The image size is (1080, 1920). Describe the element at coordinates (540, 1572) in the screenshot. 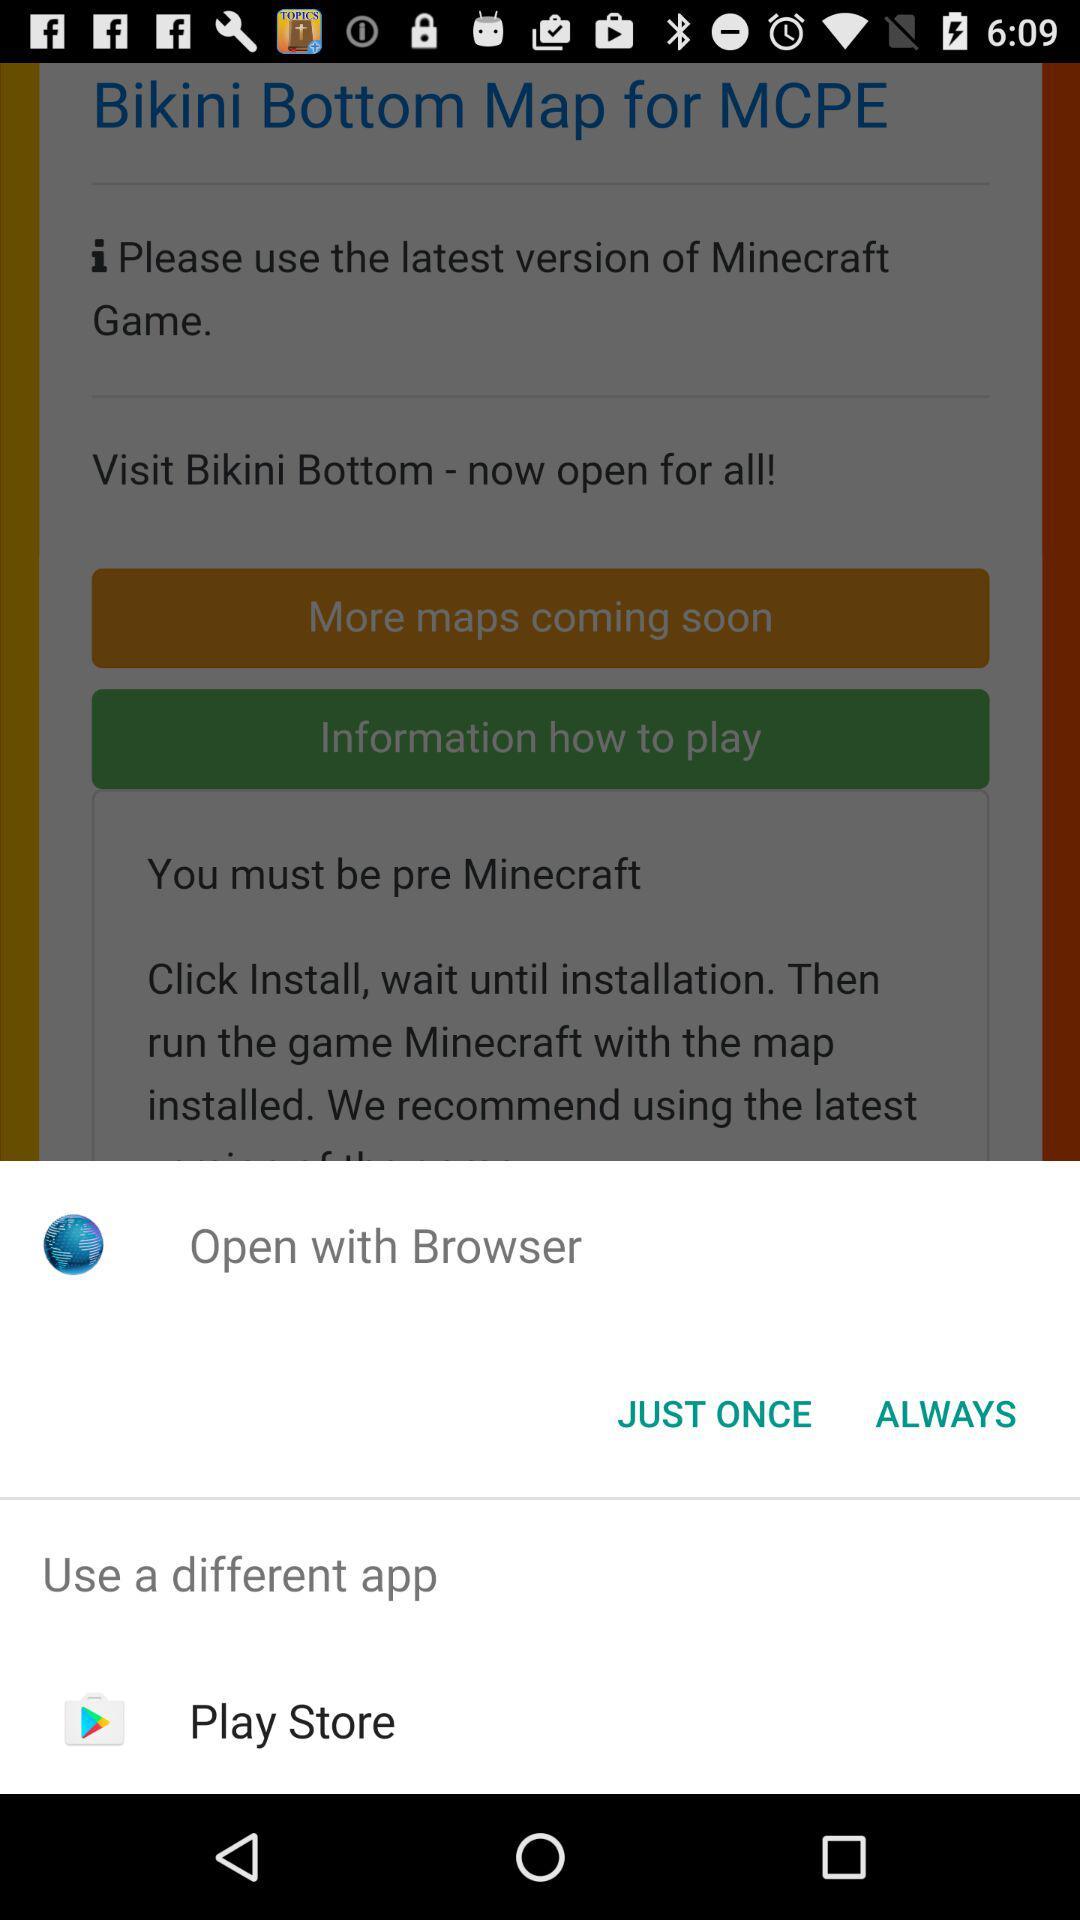

I see `the use a different` at that location.